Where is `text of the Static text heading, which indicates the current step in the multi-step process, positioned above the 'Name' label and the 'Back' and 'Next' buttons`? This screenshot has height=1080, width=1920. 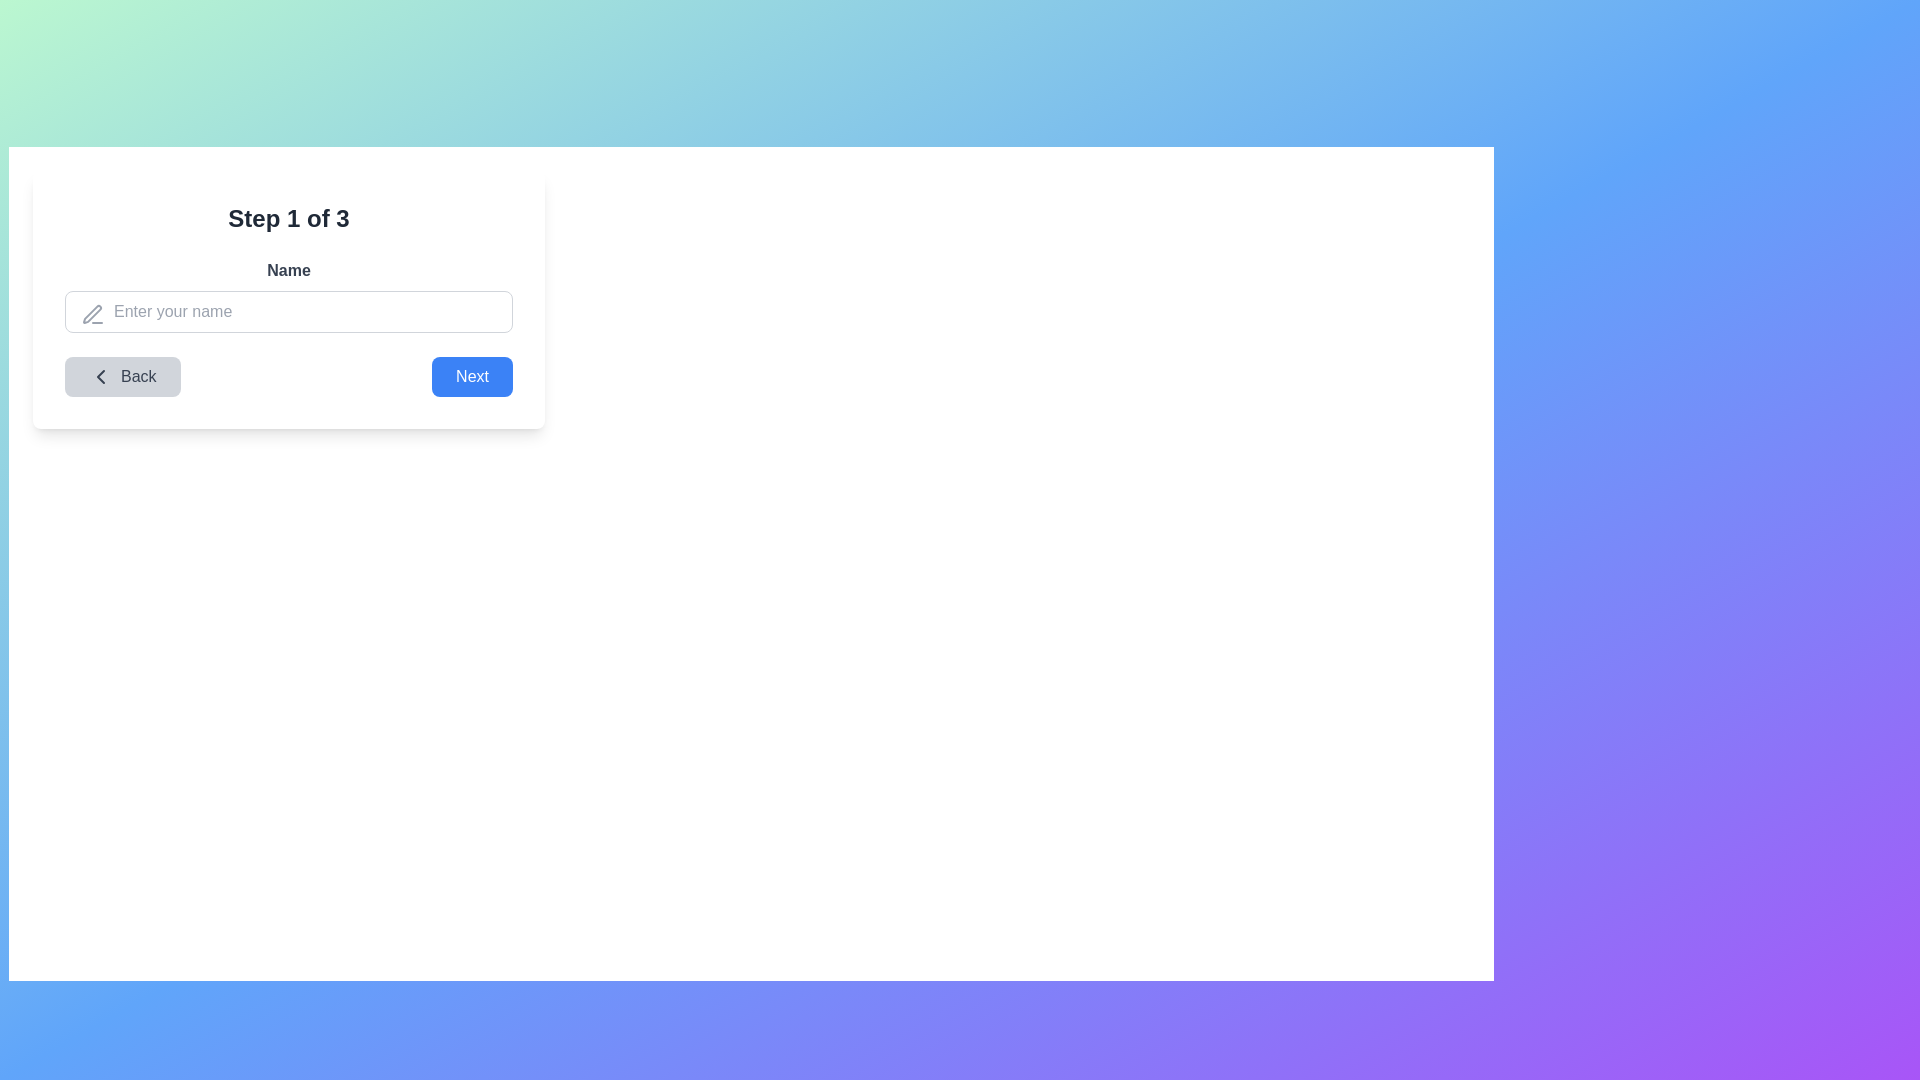 text of the Static text heading, which indicates the current step in the multi-step process, positioned above the 'Name' label and the 'Back' and 'Next' buttons is located at coordinates (287, 219).